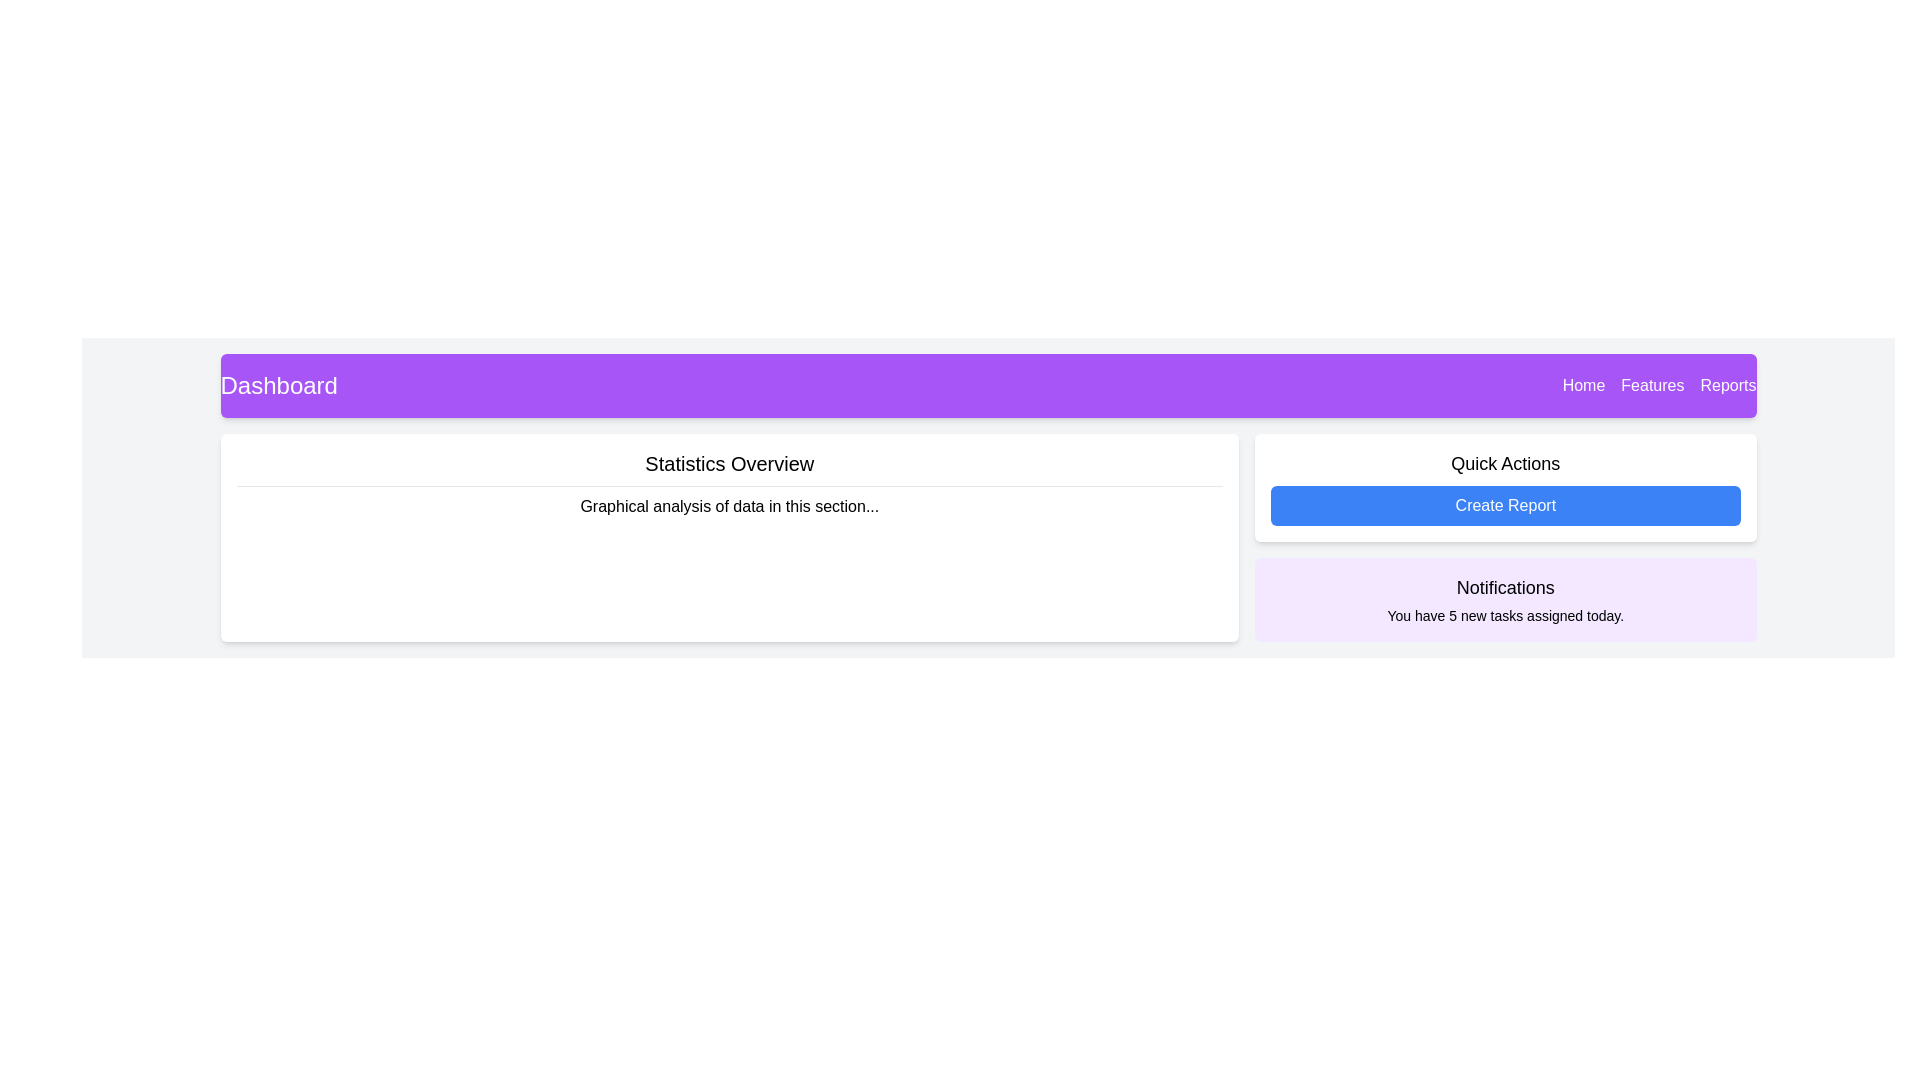 The height and width of the screenshot is (1080, 1920). I want to click on the bold text label displaying 'Quick Actions', located in the top-right region of the main content area, so click(1505, 463).